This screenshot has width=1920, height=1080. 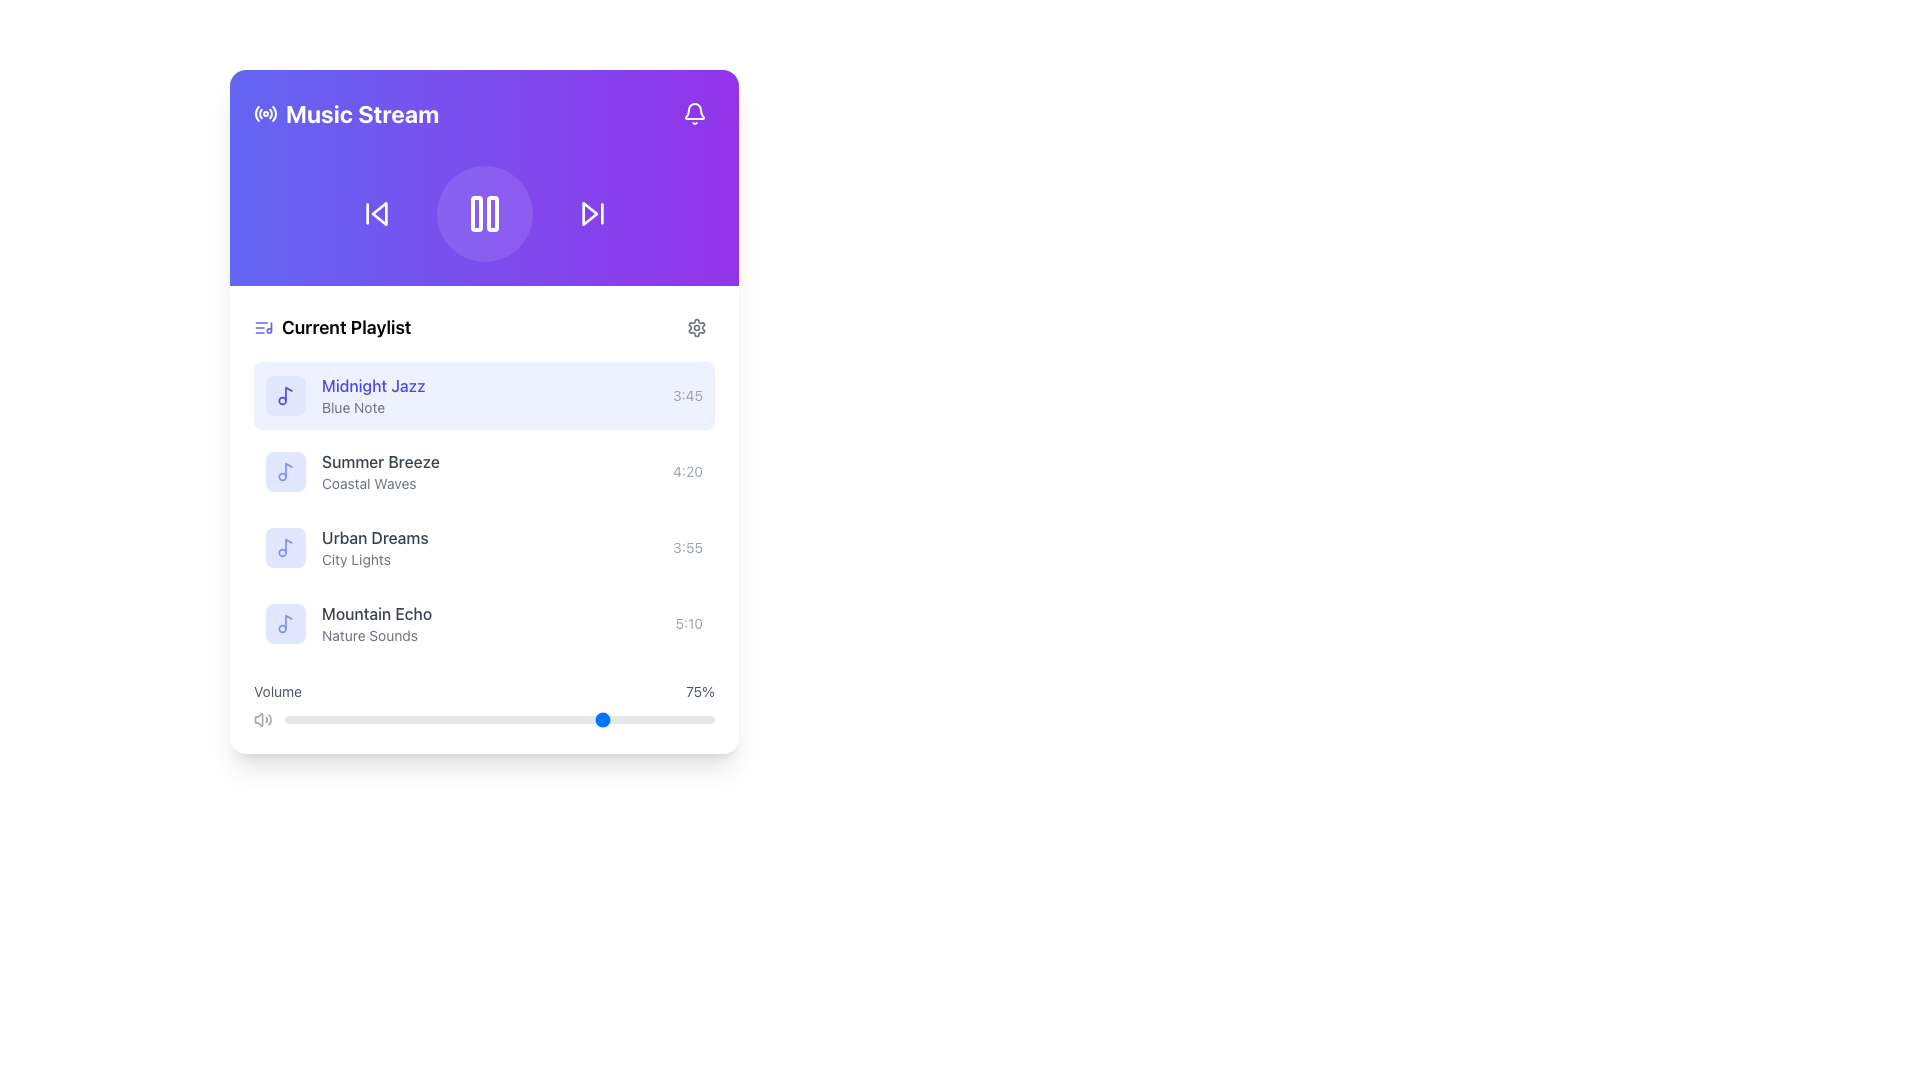 I want to click on the musical note icon in the 'Current Playlist' section associated with 'Midnight Jazz', so click(x=287, y=394).